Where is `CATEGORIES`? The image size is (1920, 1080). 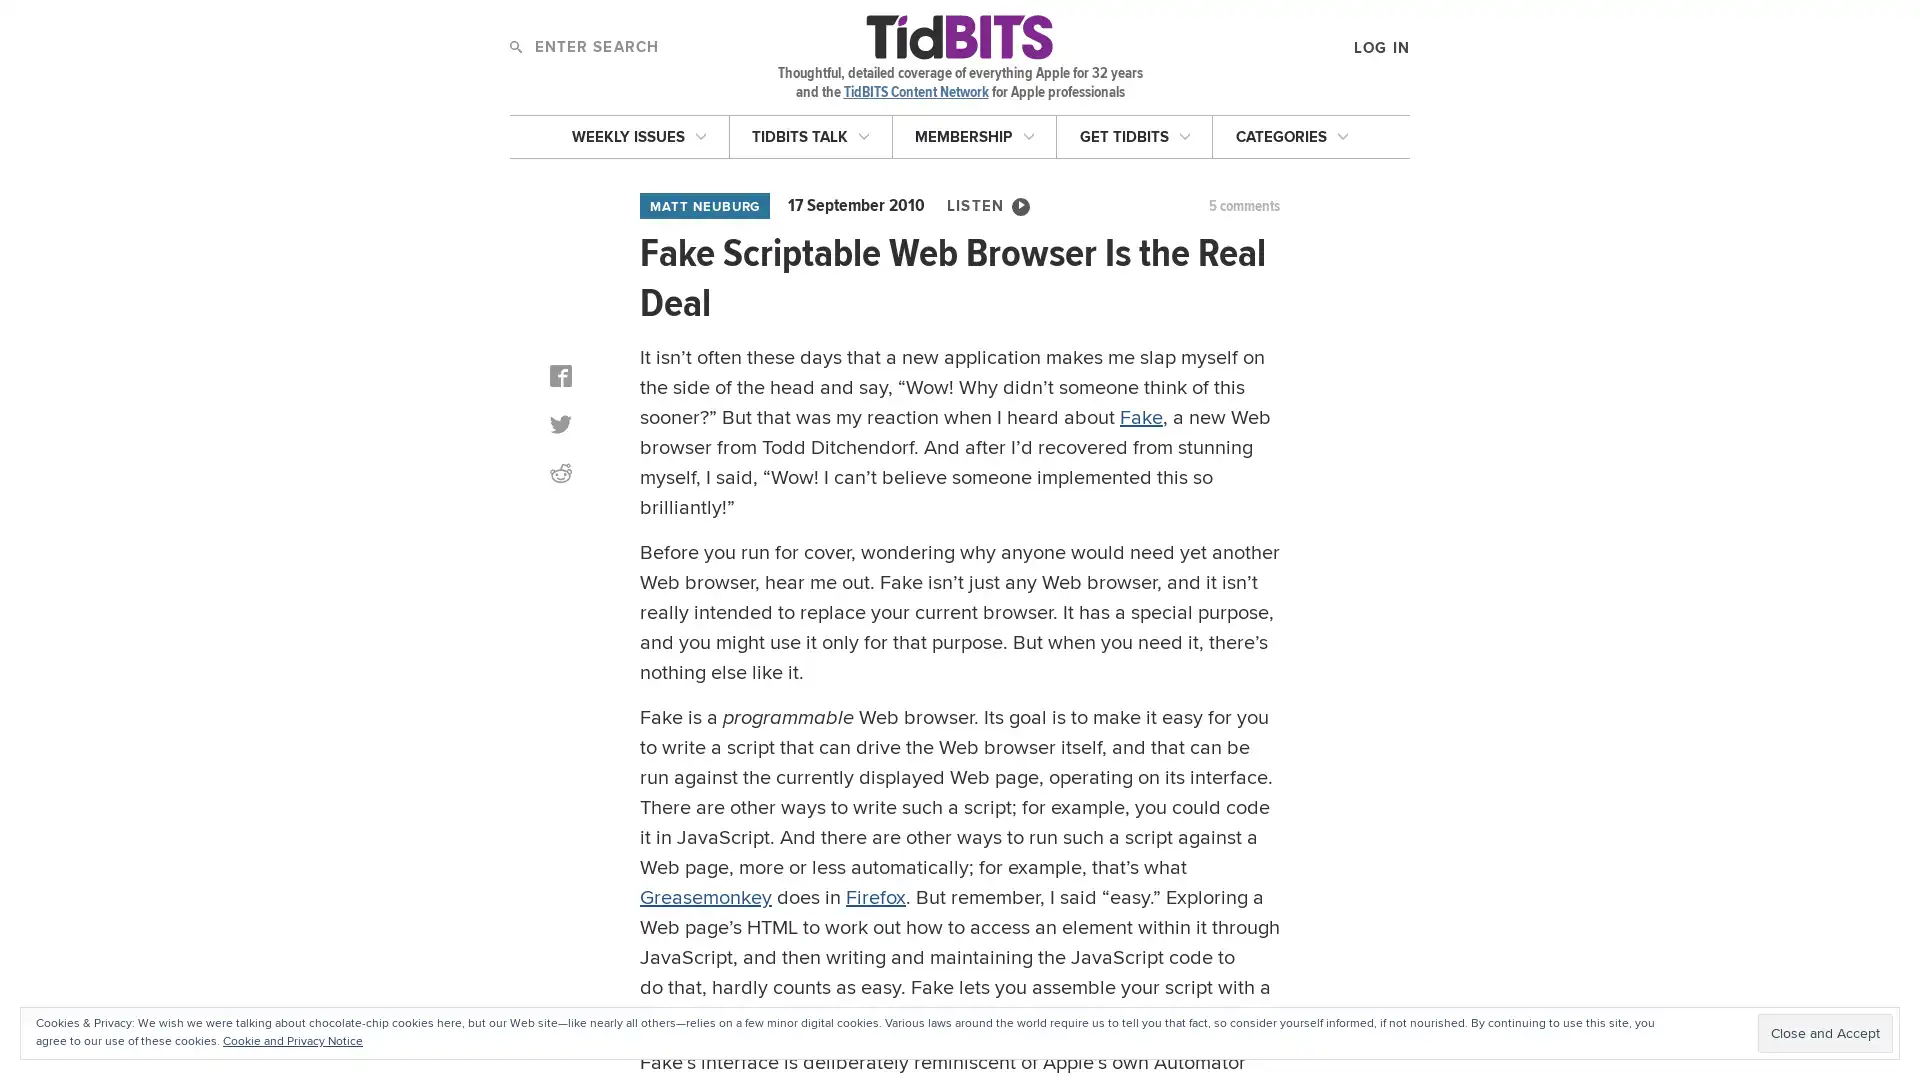
CATEGORIES is located at coordinates (1291, 135).